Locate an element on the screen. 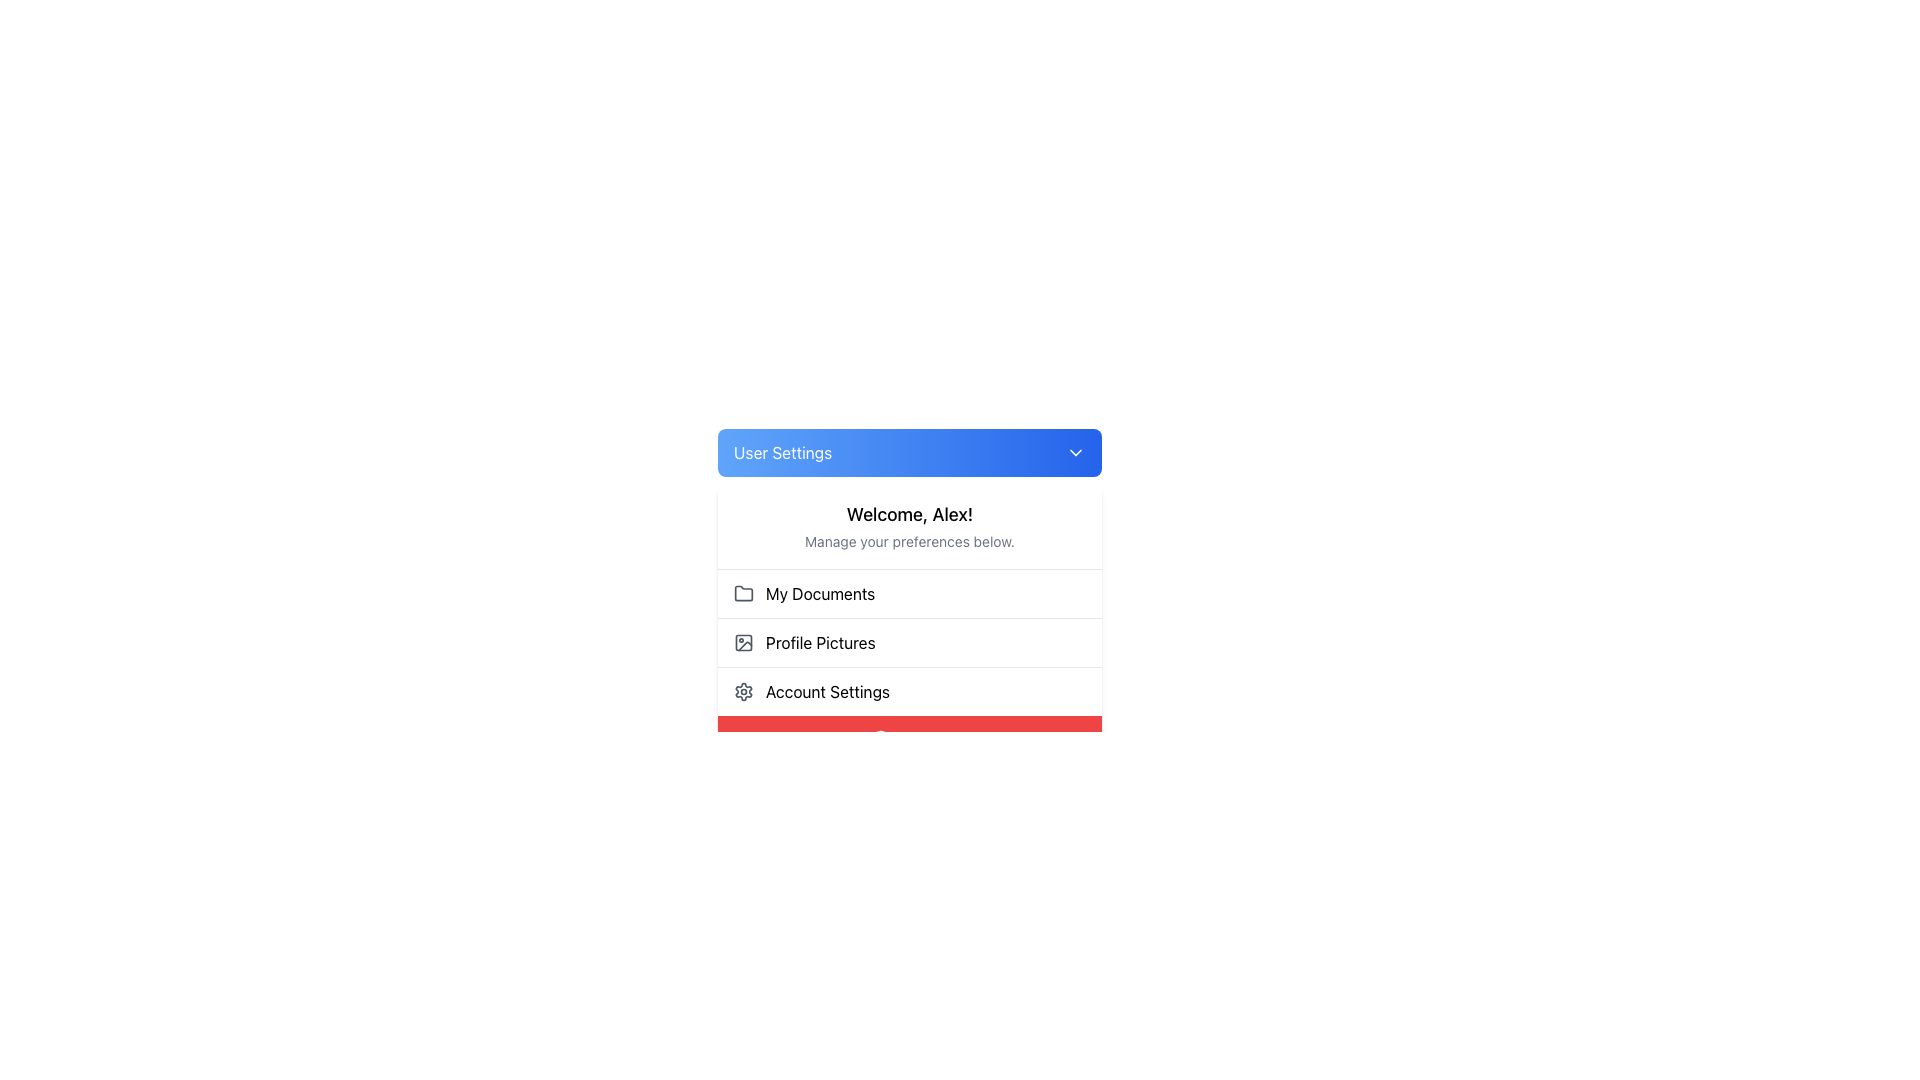  the 'My Documents' menu item, which is the first item in the list under 'User Settings' and above 'Profile Pictures' is located at coordinates (909, 593).